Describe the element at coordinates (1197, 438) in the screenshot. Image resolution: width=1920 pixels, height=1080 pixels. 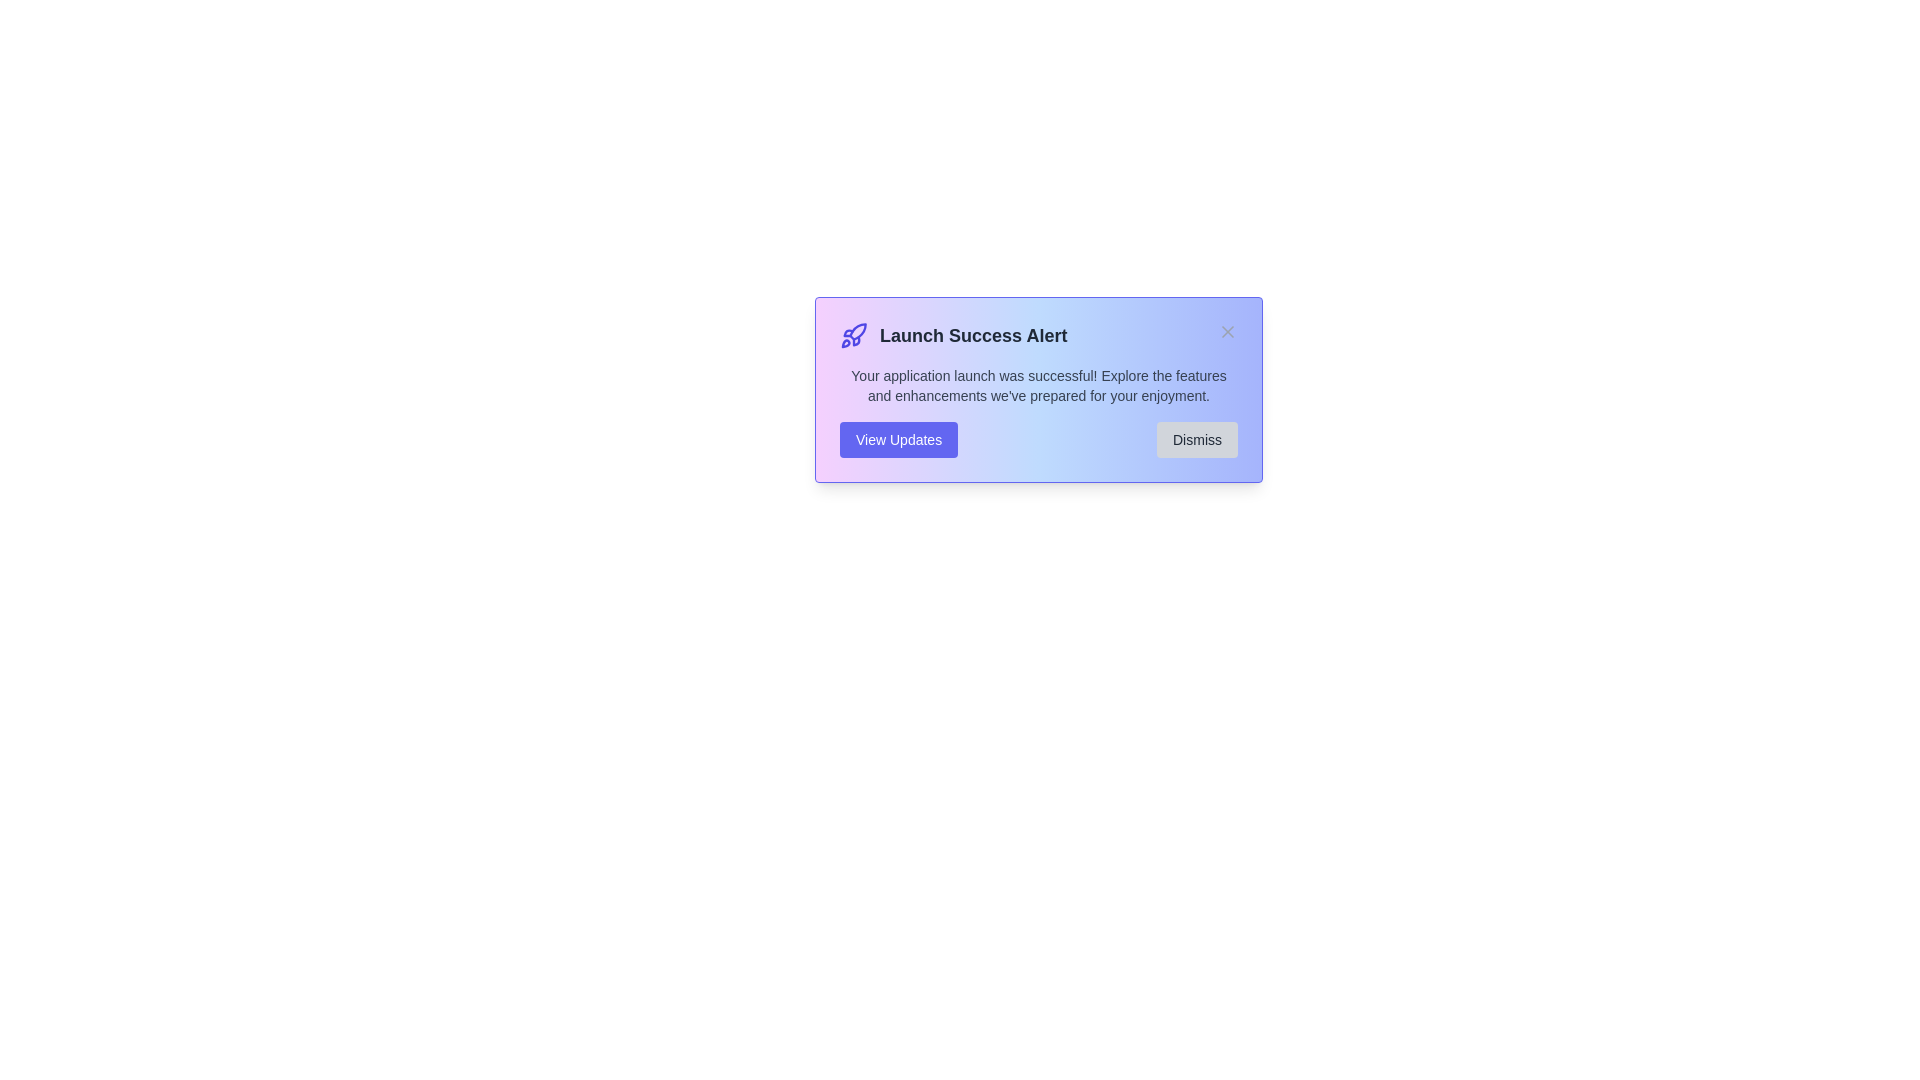
I see `'Dismiss' button to close the alert` at that location.